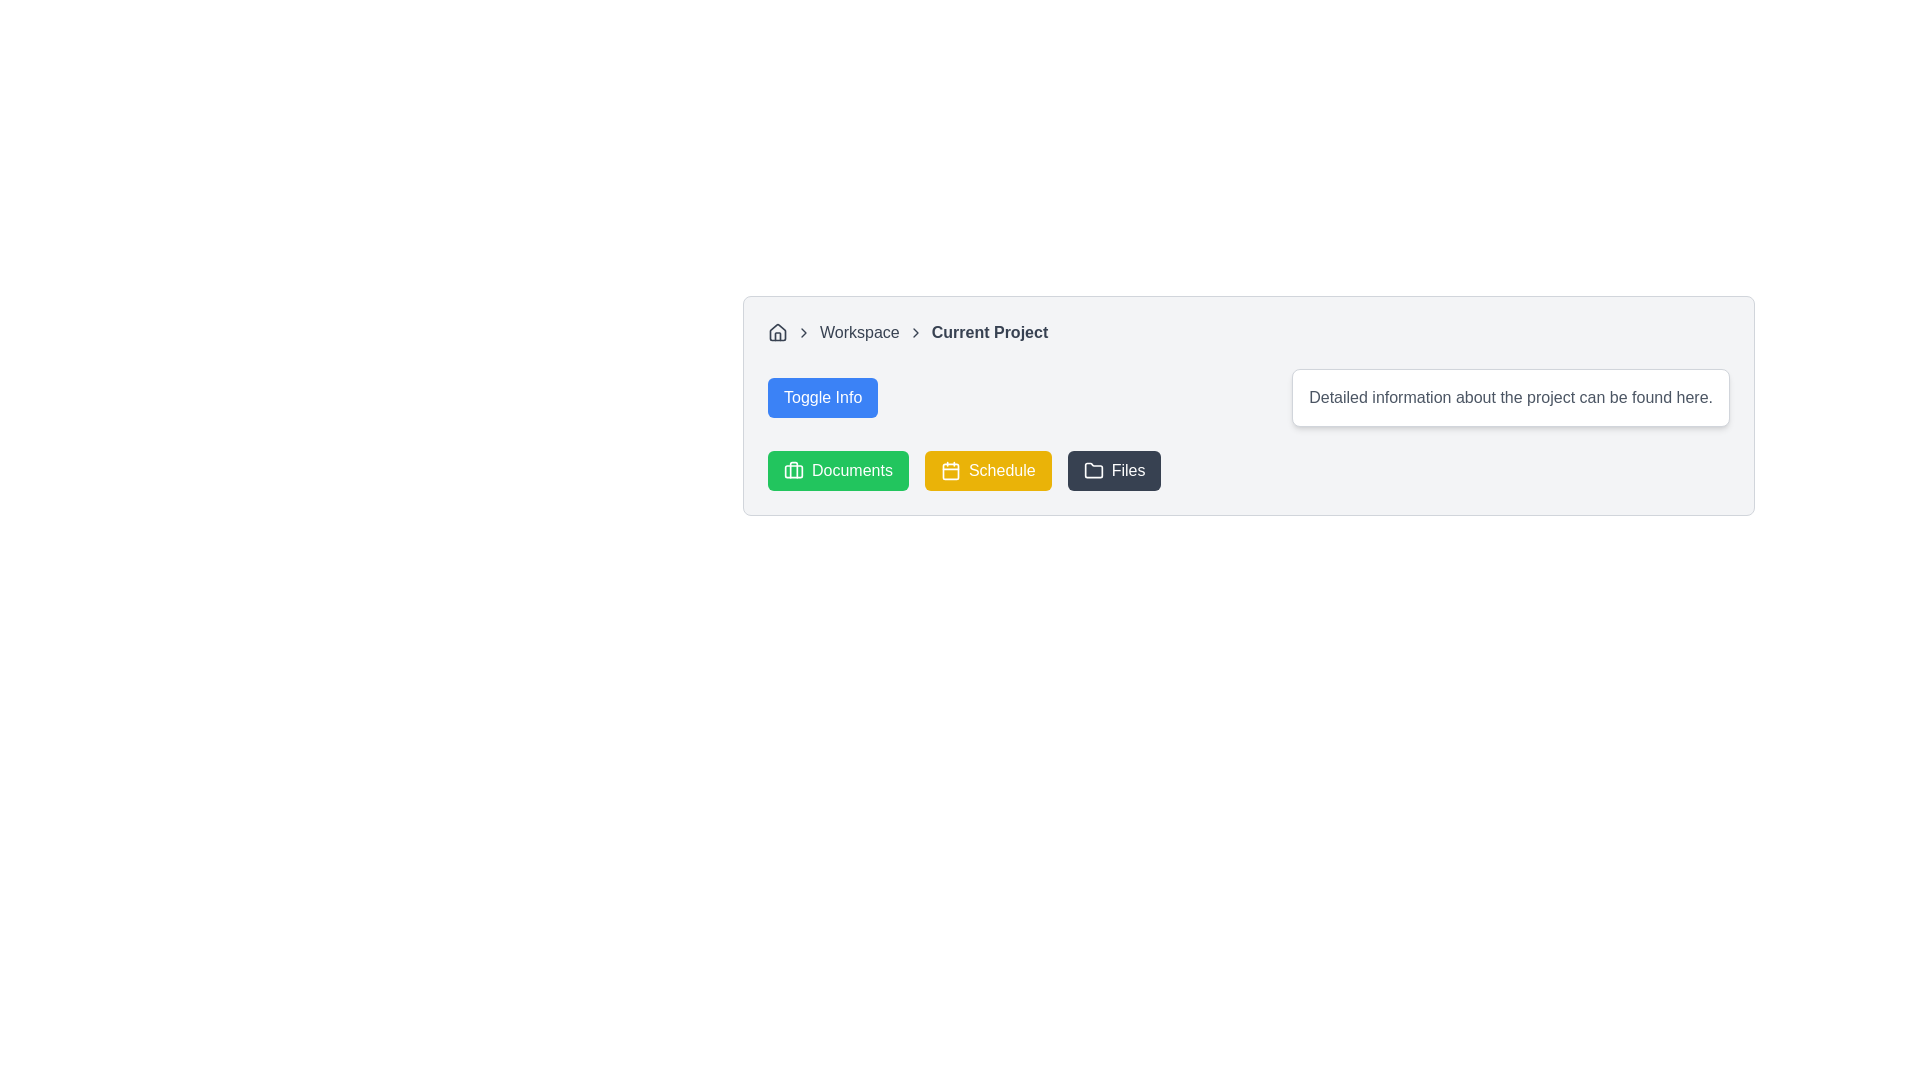 The width and height of the screenshot is (1920, 1080). What do you see at coordinates (804, 331) in the screenshot?
I see `the first rightward-pointing chevron icon in the breadcrumb navigation located between the house icon and the label 'Workspace'` at bounding box center [804, 331].